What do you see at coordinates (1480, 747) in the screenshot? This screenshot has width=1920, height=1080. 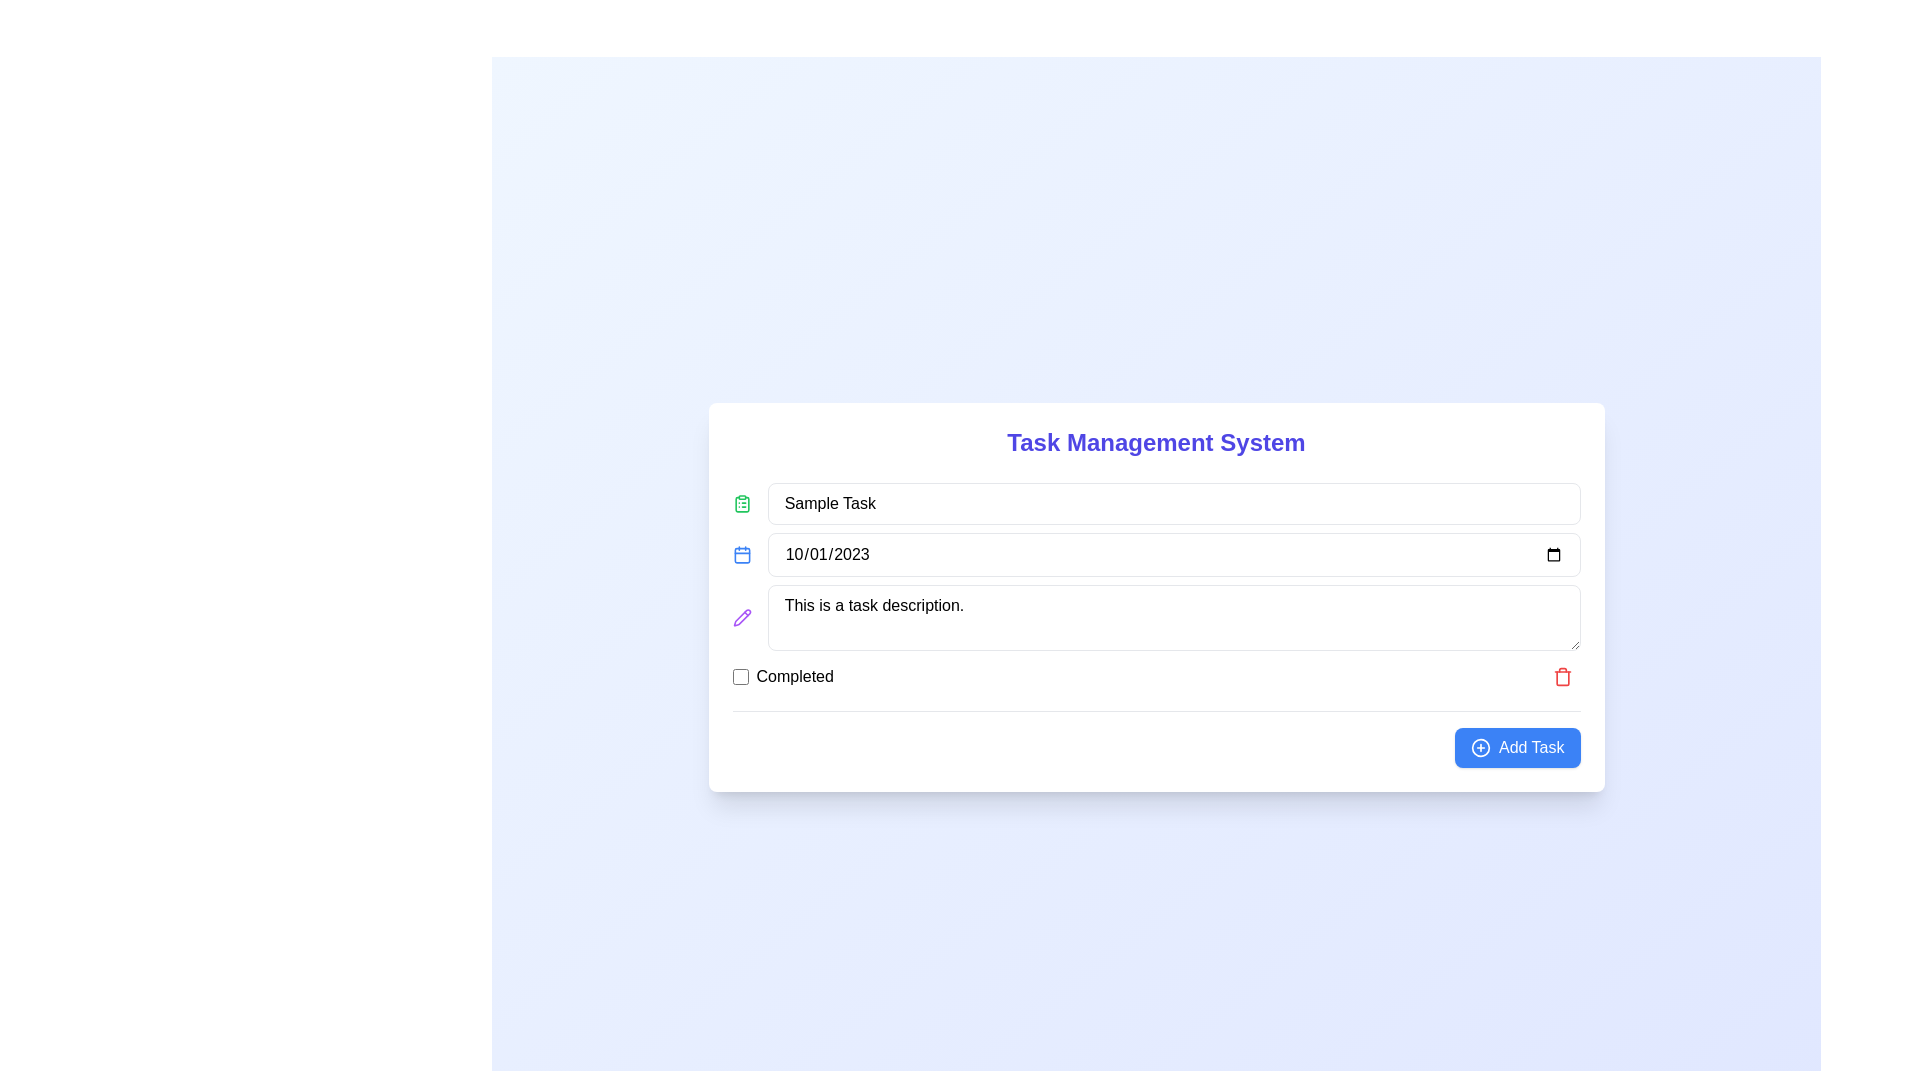 I see `the circular blue icon with a plus symbol inside, located within the 'Add Task' button` at bounding box center [1480, 747].